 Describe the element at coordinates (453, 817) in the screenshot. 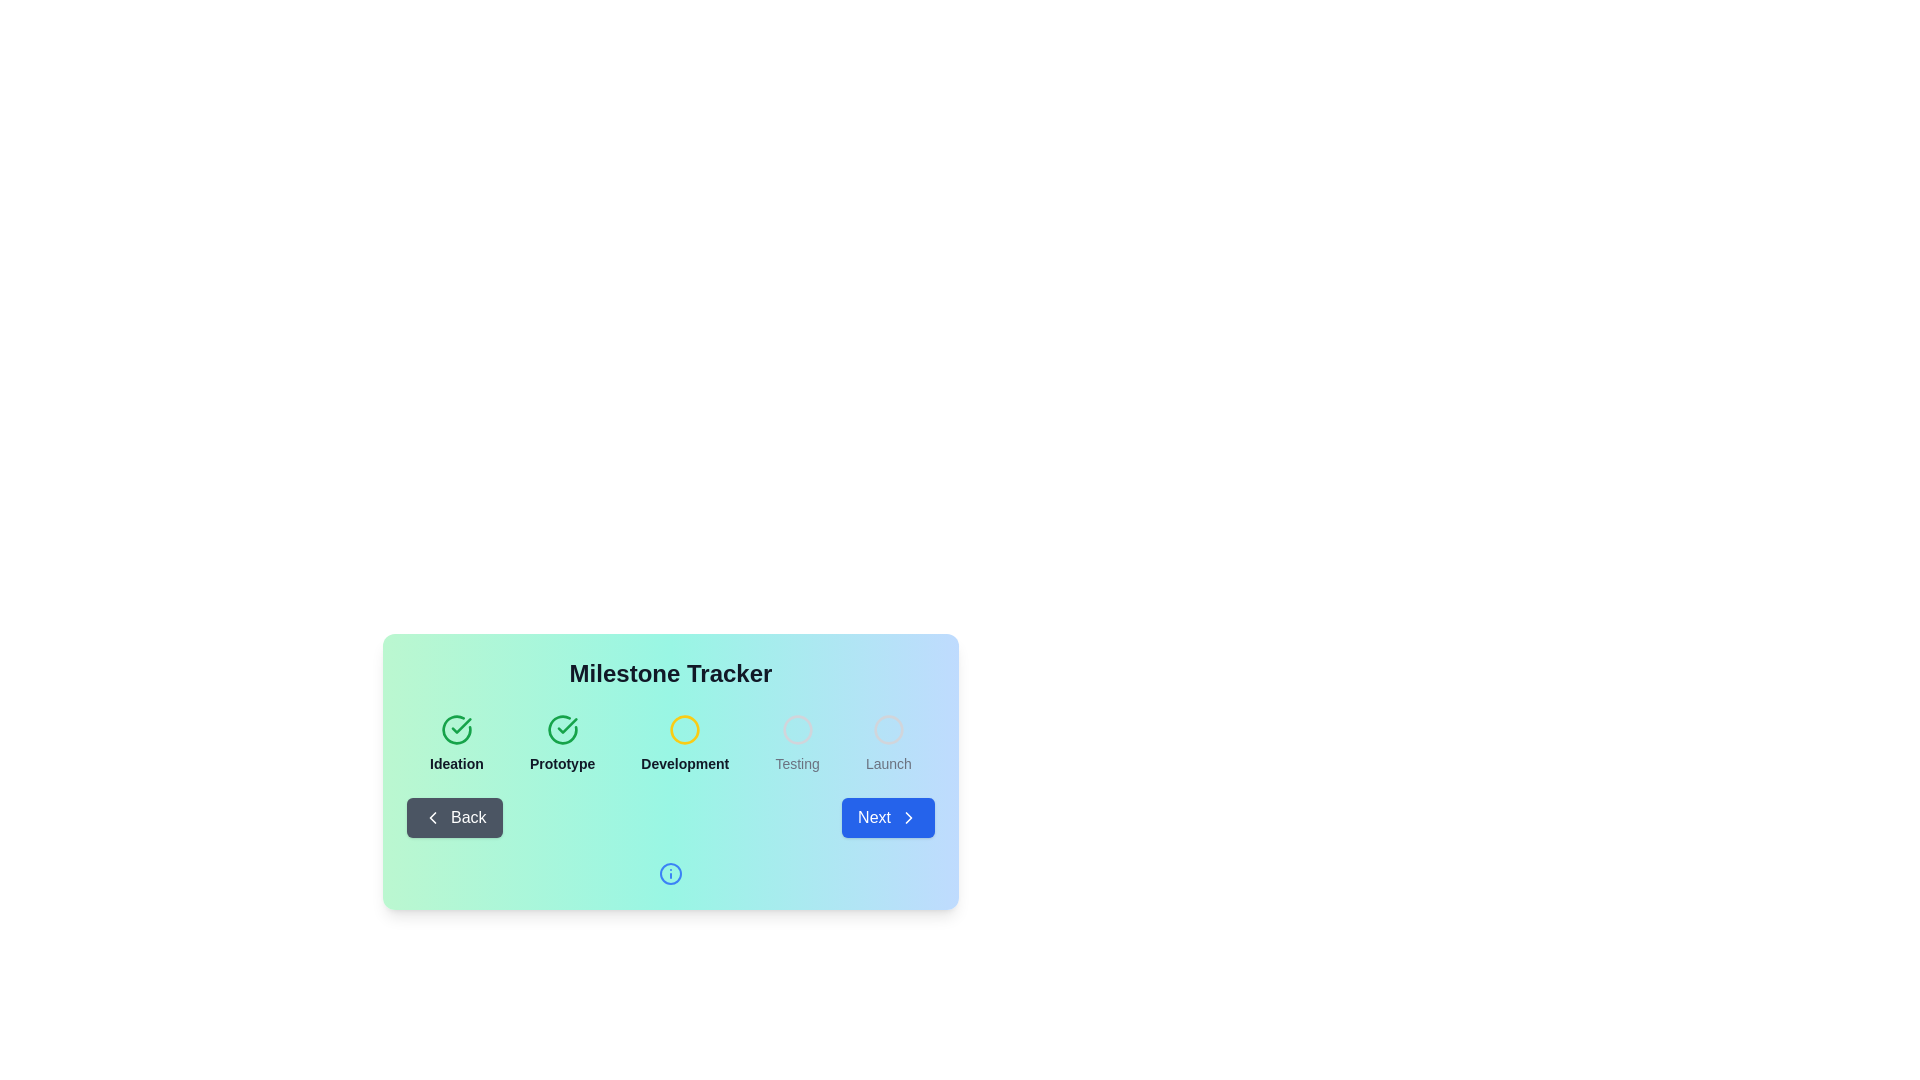

I see `the navigation button located at the bottom-left corner of the Milestone Tracker interface` at that location.